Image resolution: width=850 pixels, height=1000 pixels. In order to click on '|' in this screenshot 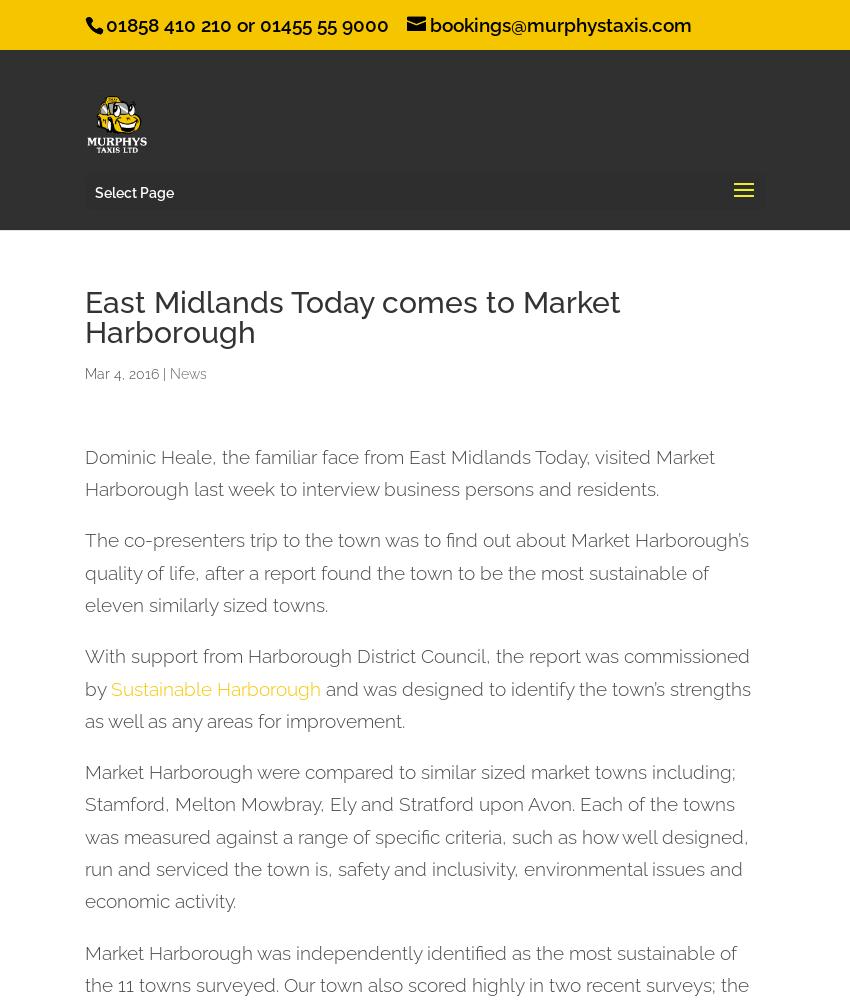, I will do `click(159, 372)`.